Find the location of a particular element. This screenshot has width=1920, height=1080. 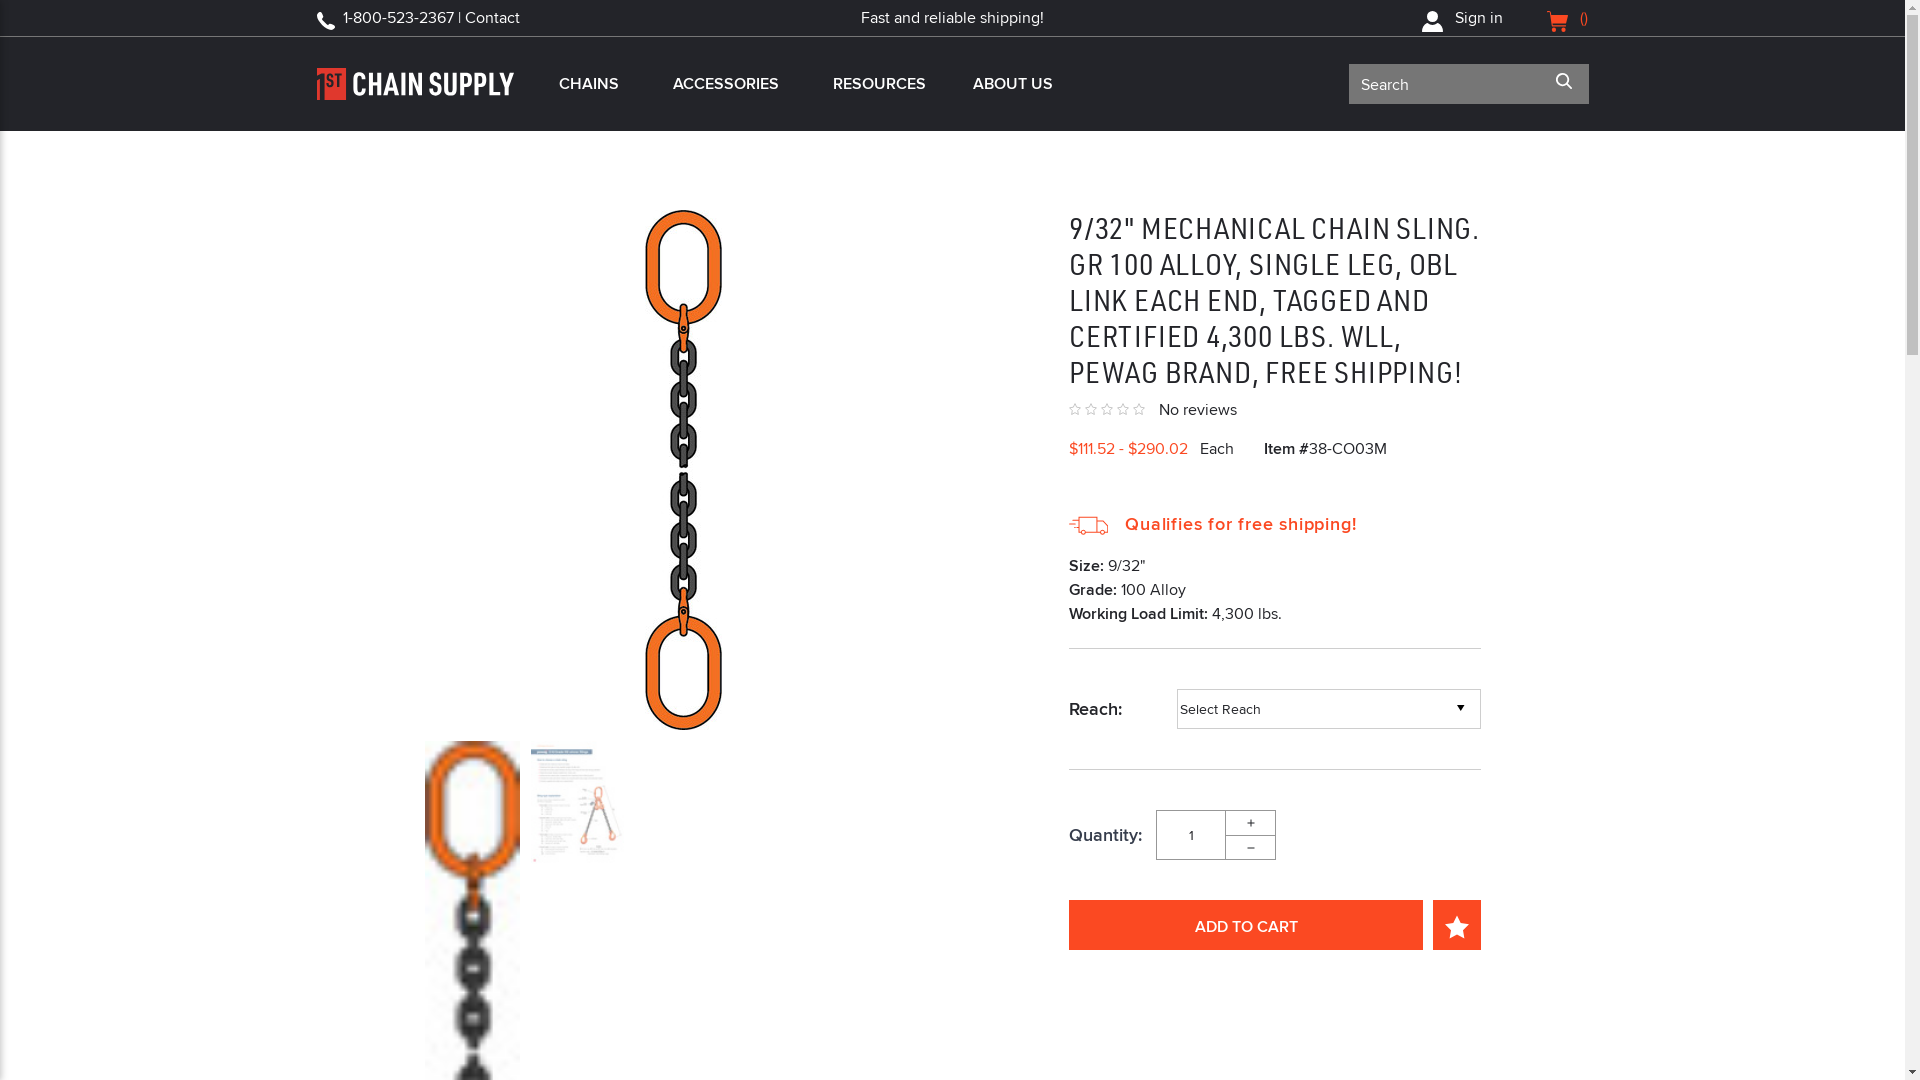

'RESOURCES' is located at coordinates (876, 83).